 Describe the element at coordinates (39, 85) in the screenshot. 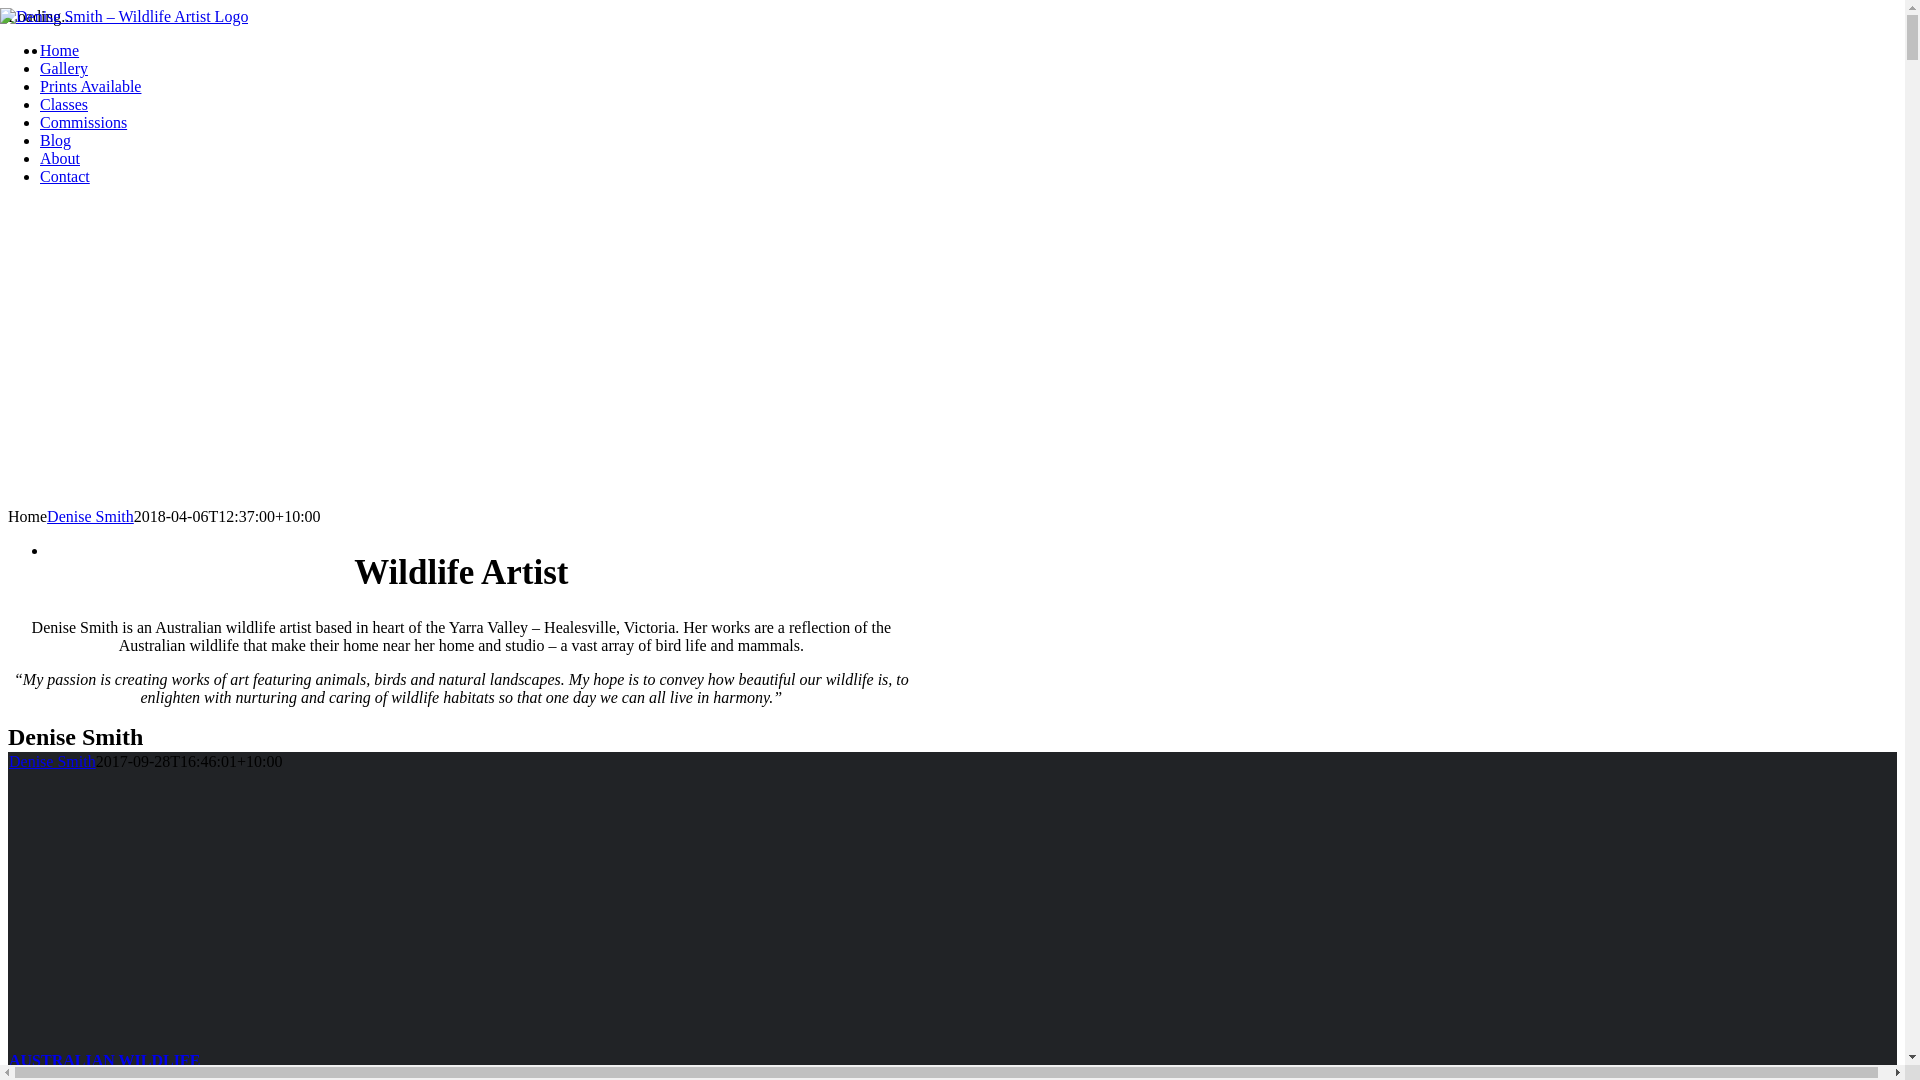

I see `'Prints Available'` at that location.